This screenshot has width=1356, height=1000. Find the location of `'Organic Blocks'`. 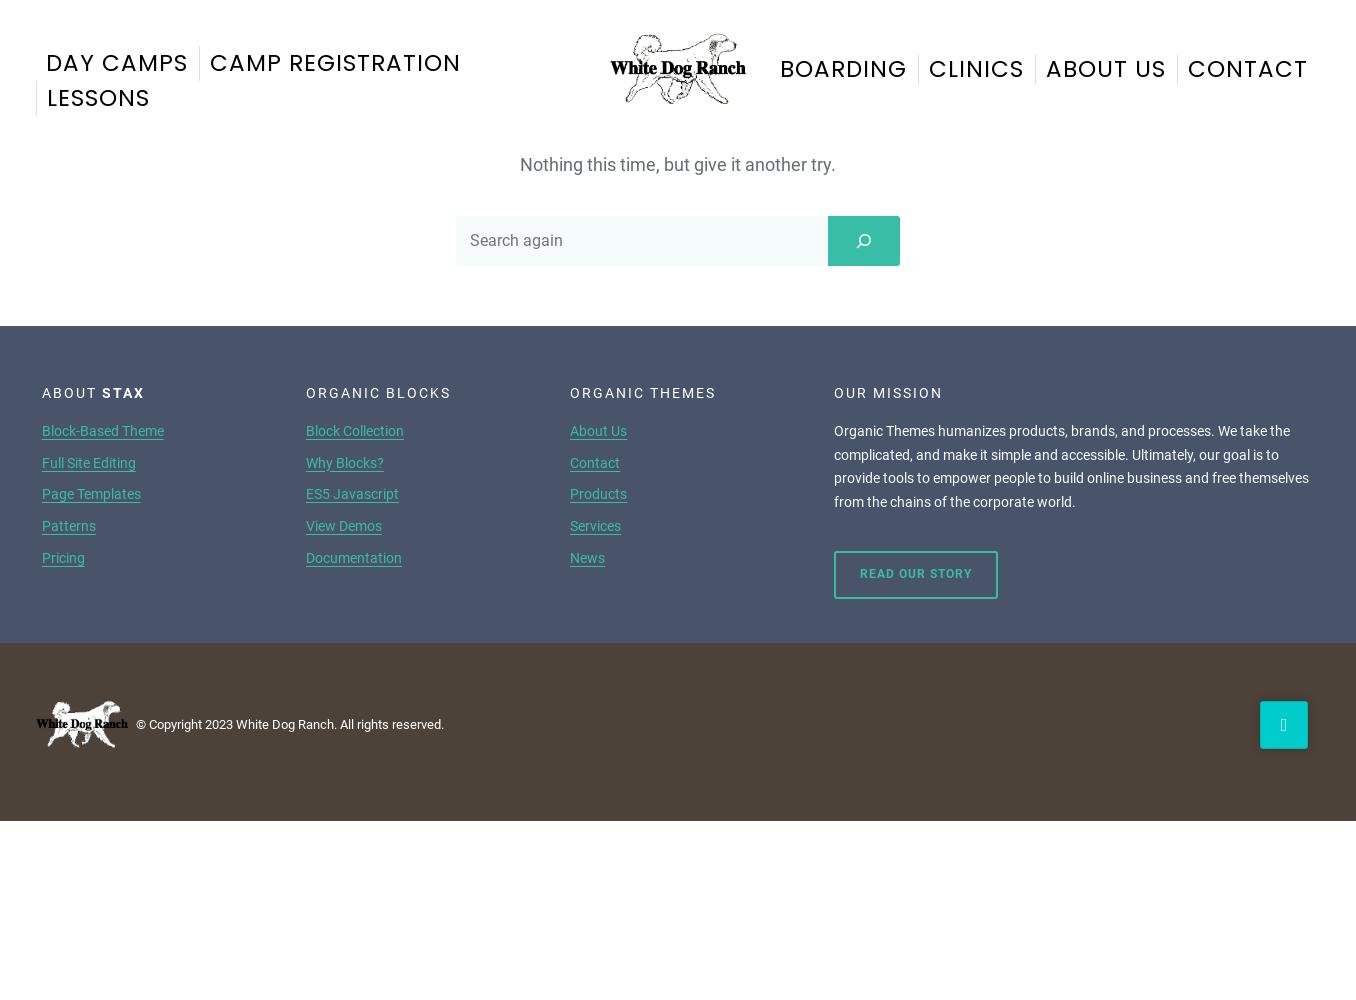

'Organic Blocks' is located at coordinates (376, 392).